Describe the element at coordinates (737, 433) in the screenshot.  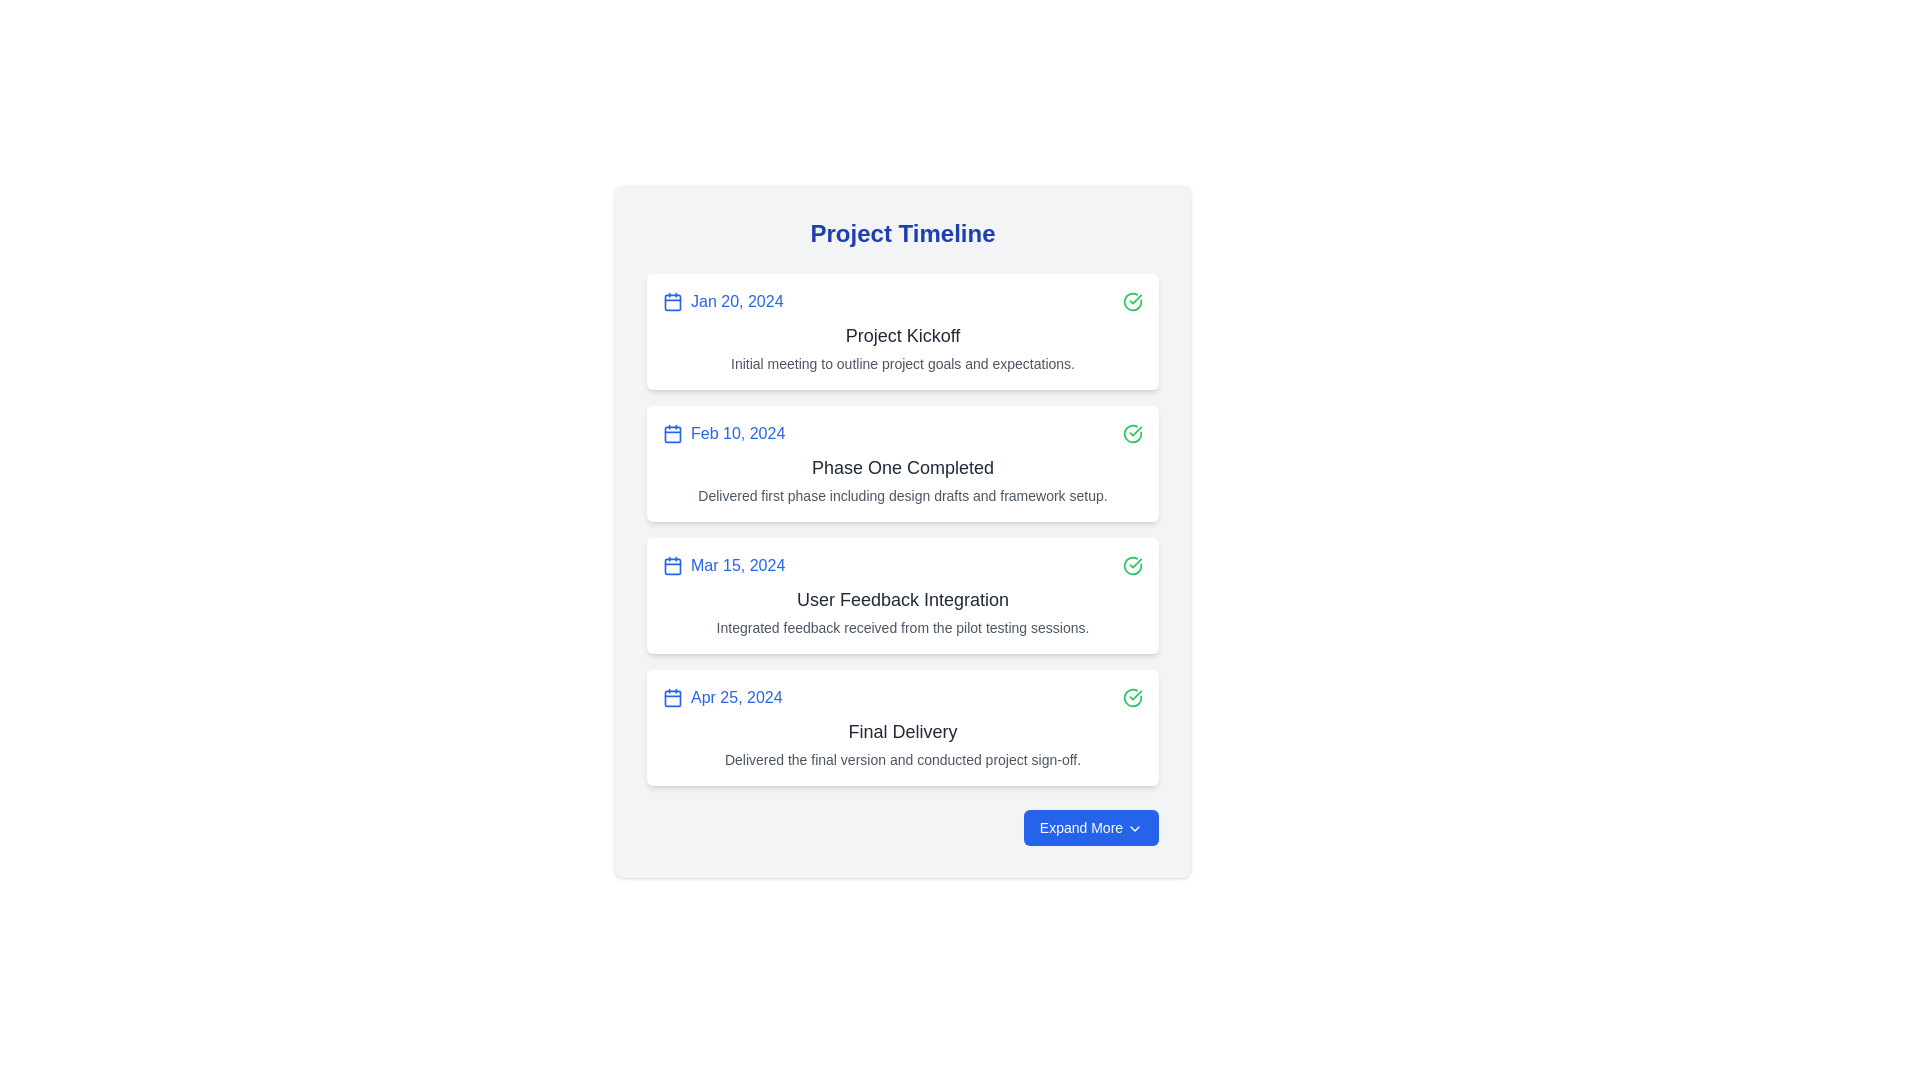
I see `the static text displaying the date 'Feb 10, 2024' in blue, medium-sized font, positioned on the left side of its entry in a timeline` at that location.